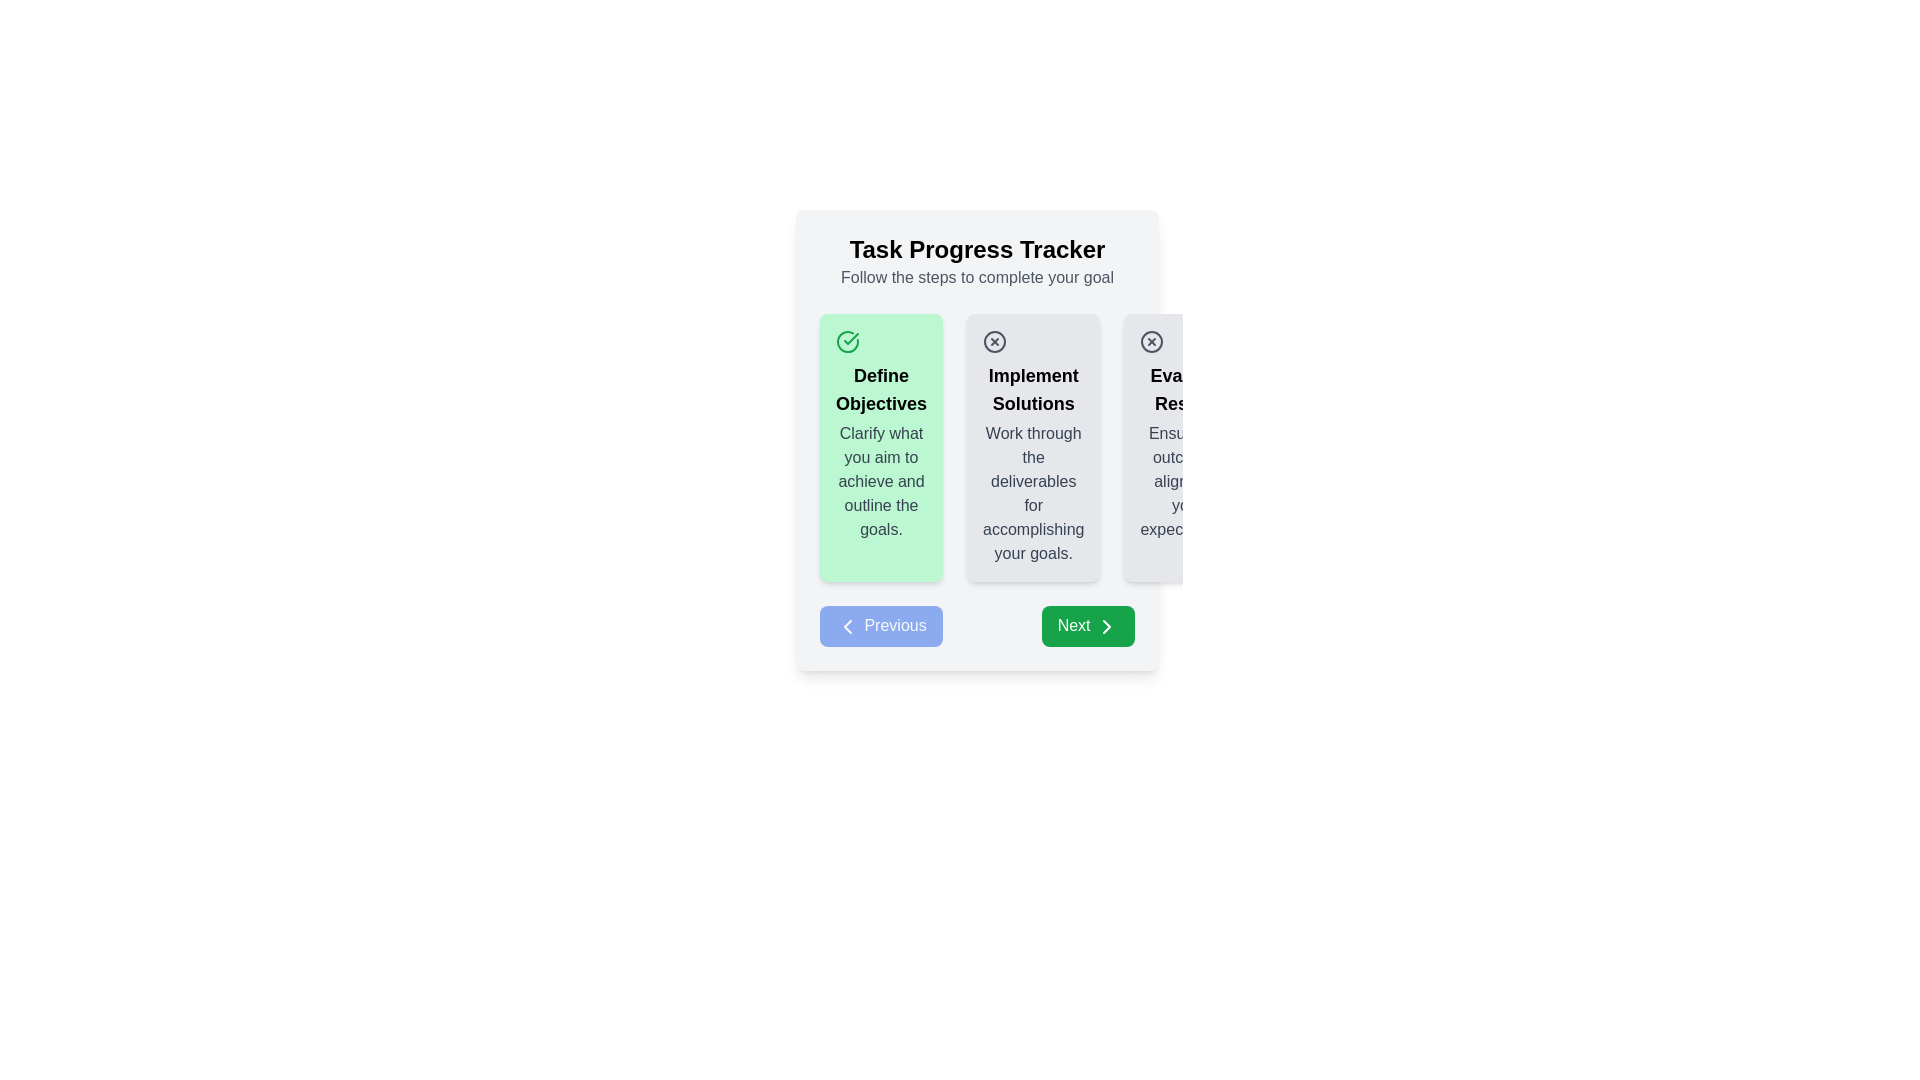  What do you see at coordinates (851, 338) in the screenshot?
I see `the check mark icon located near the upper-left corner of the 'Define Objectives' card in the task progress tracker interface, which signifies completion of the task` at bounding box center [851, 338].